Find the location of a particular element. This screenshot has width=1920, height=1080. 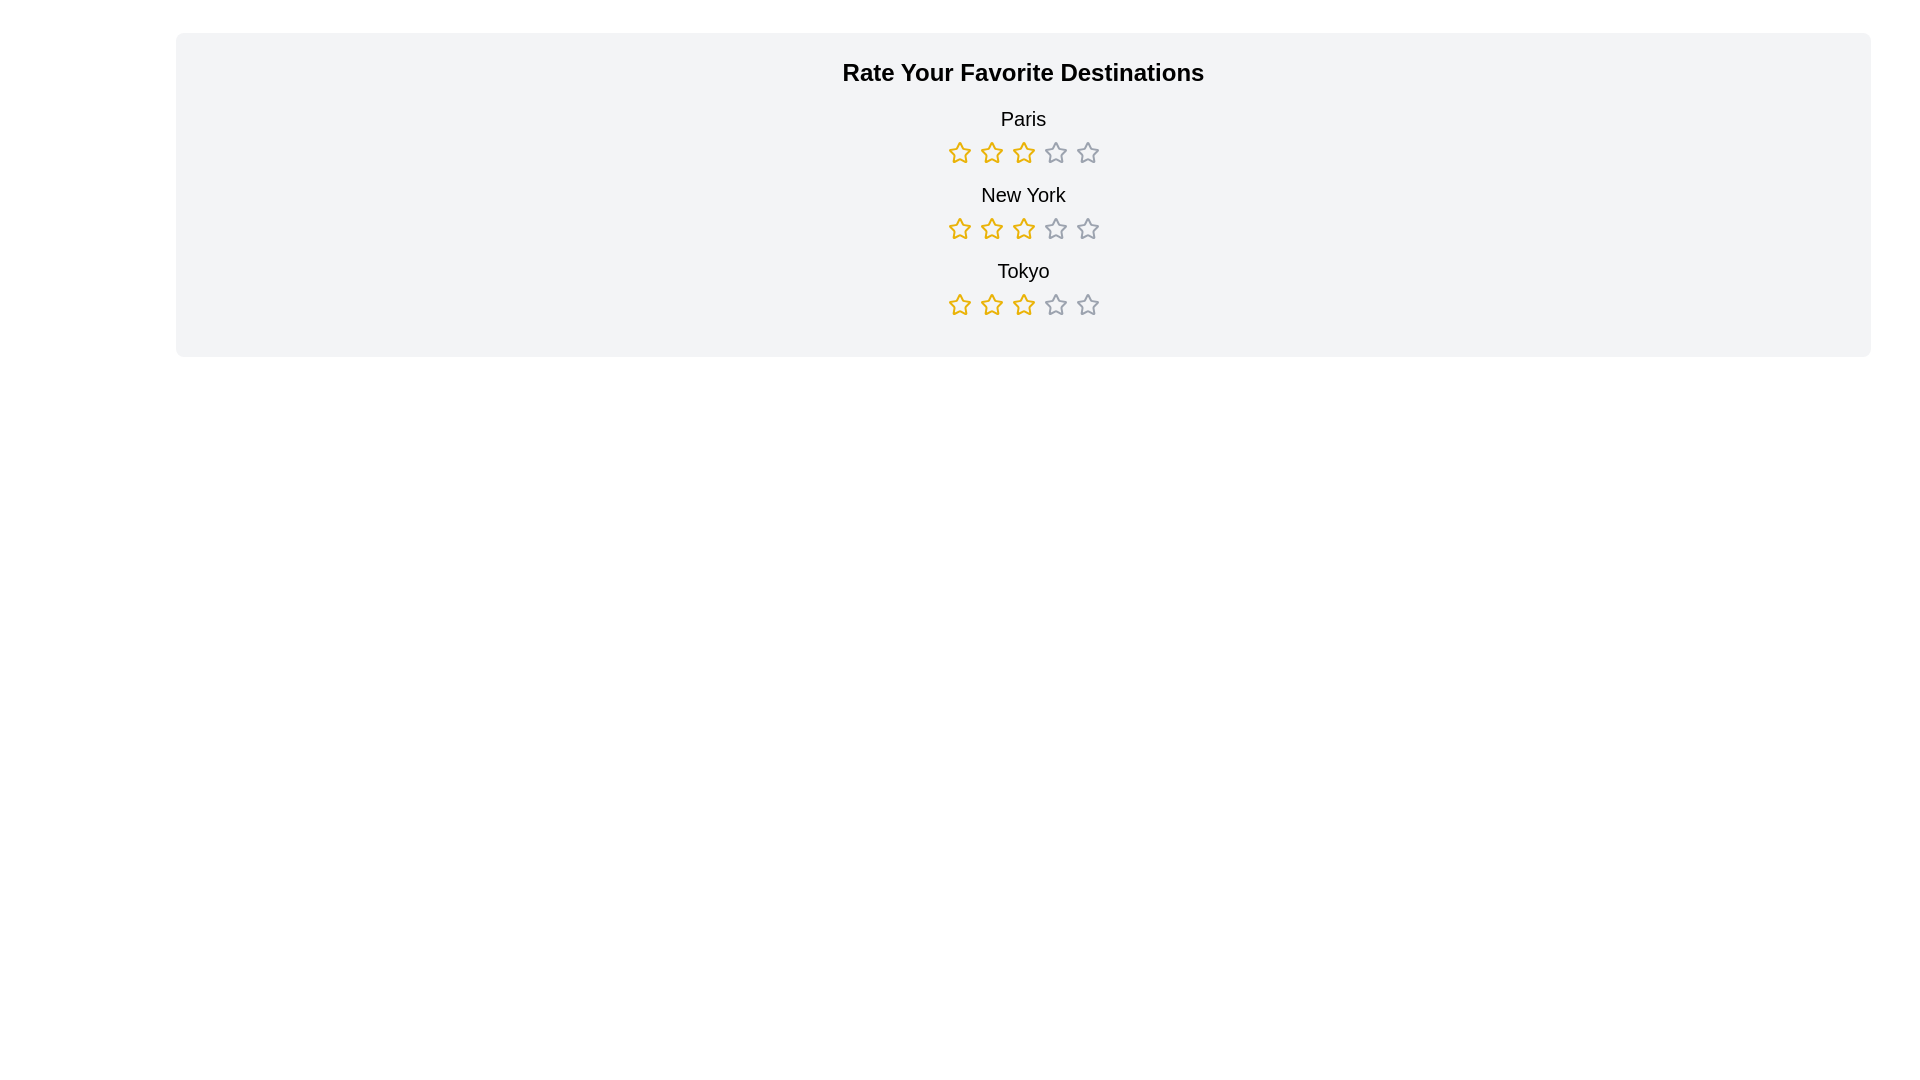

the fourth star is located at coordinates (1054, 304).